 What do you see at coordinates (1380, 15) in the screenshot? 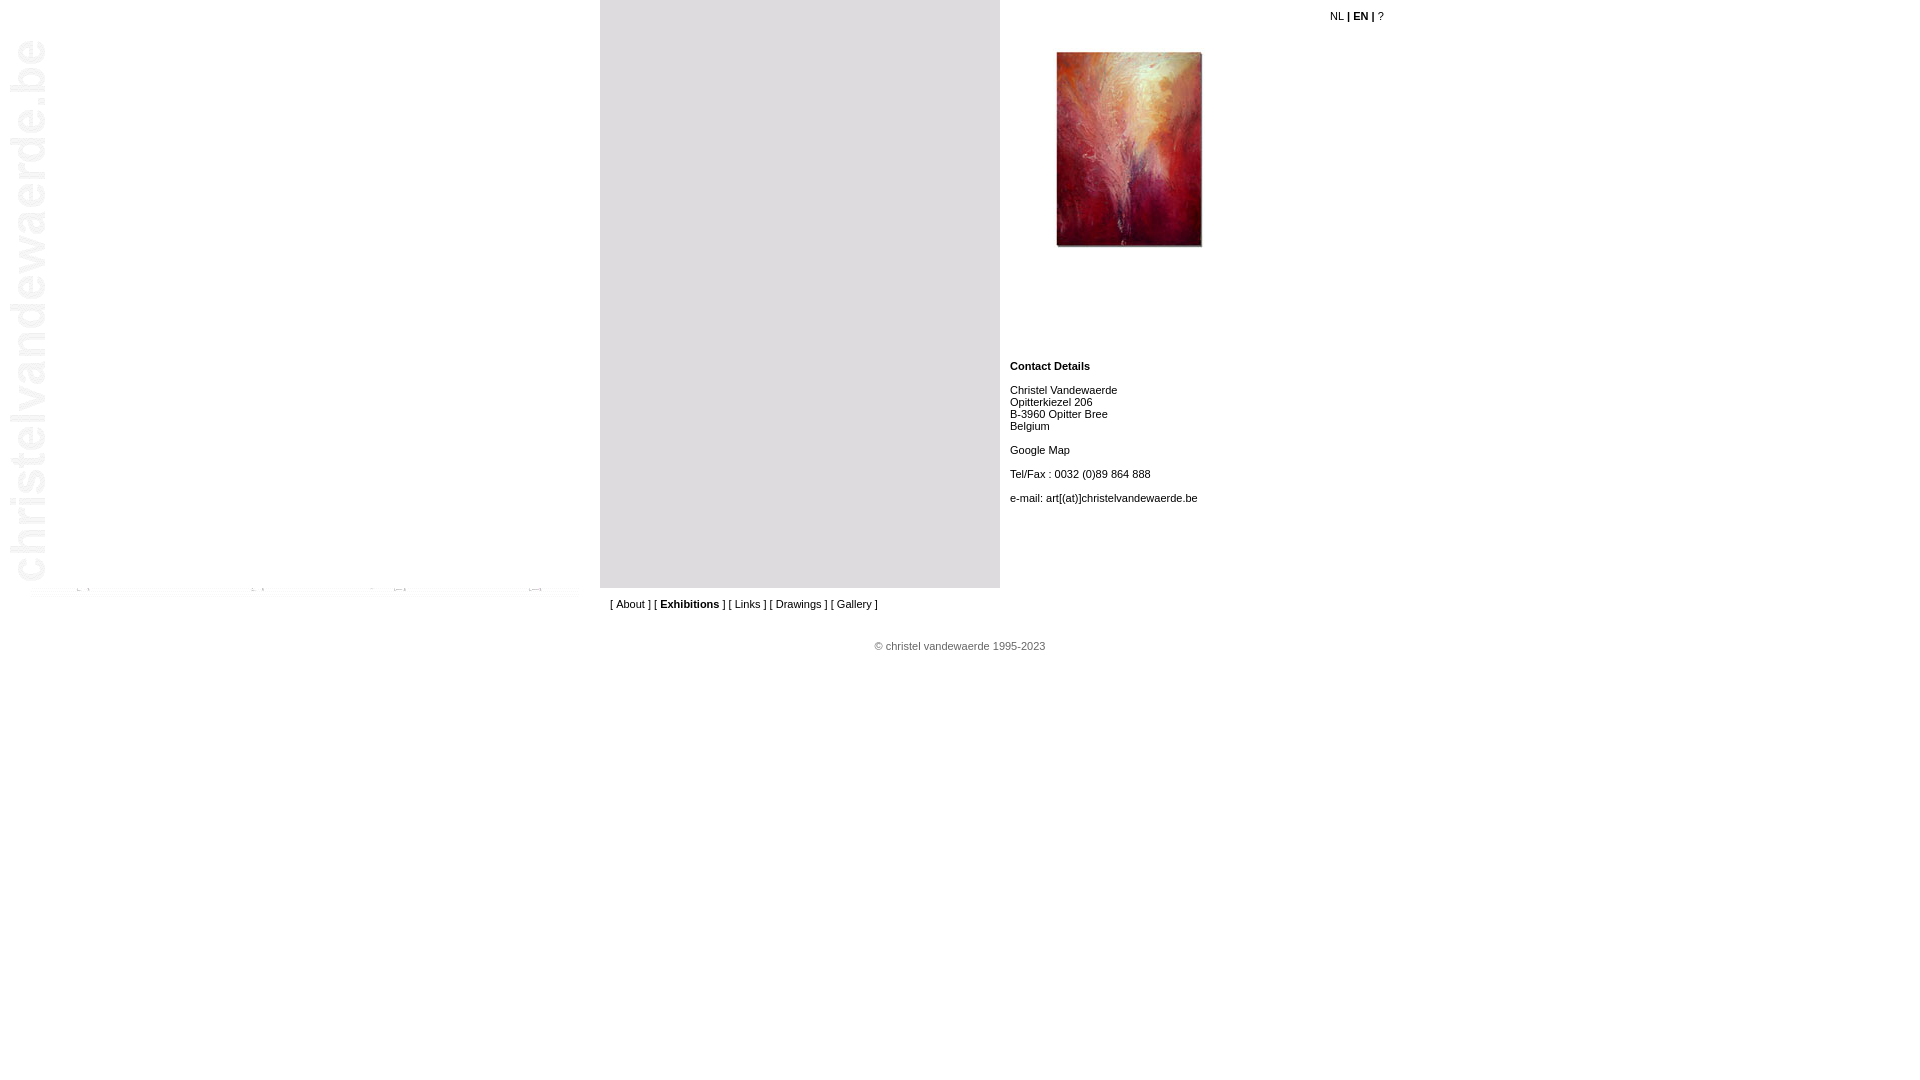
I see `'?'` at bounding box center [1380, 15].